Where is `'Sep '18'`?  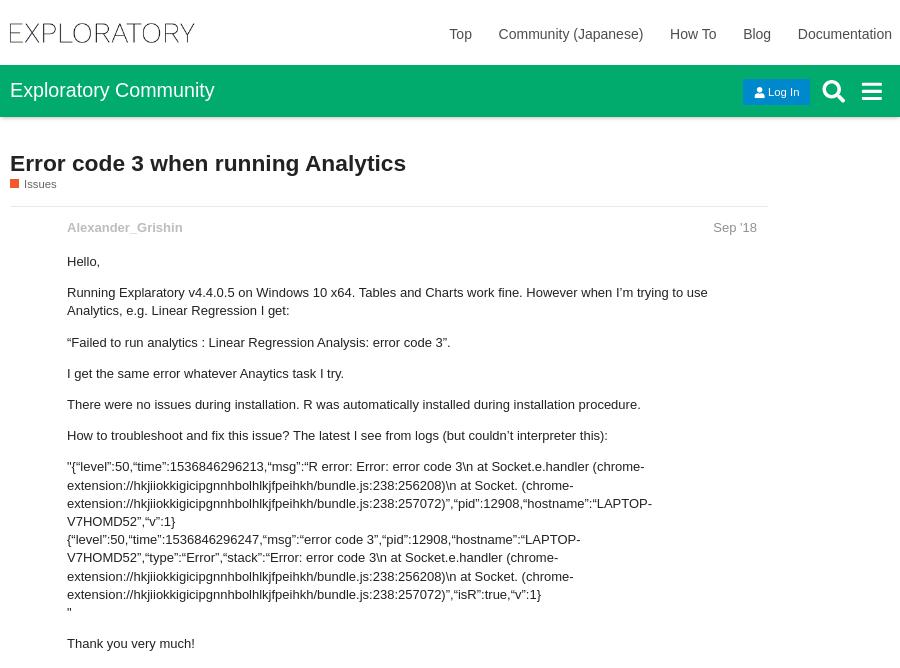
'Sep '18' is located at coordinates (734, 226).